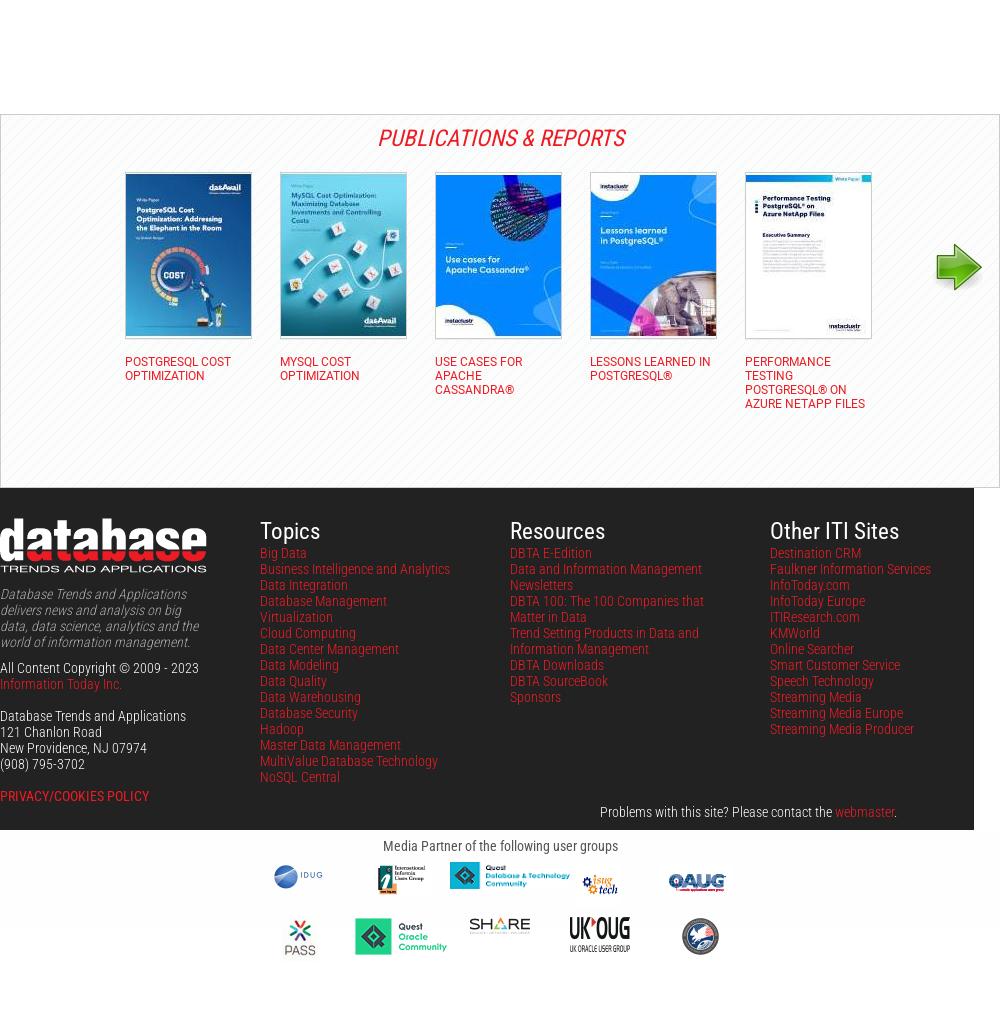  Describe the element at coordinates (303, 583) in the screenshot. I see `'Data Integration'` at that location.